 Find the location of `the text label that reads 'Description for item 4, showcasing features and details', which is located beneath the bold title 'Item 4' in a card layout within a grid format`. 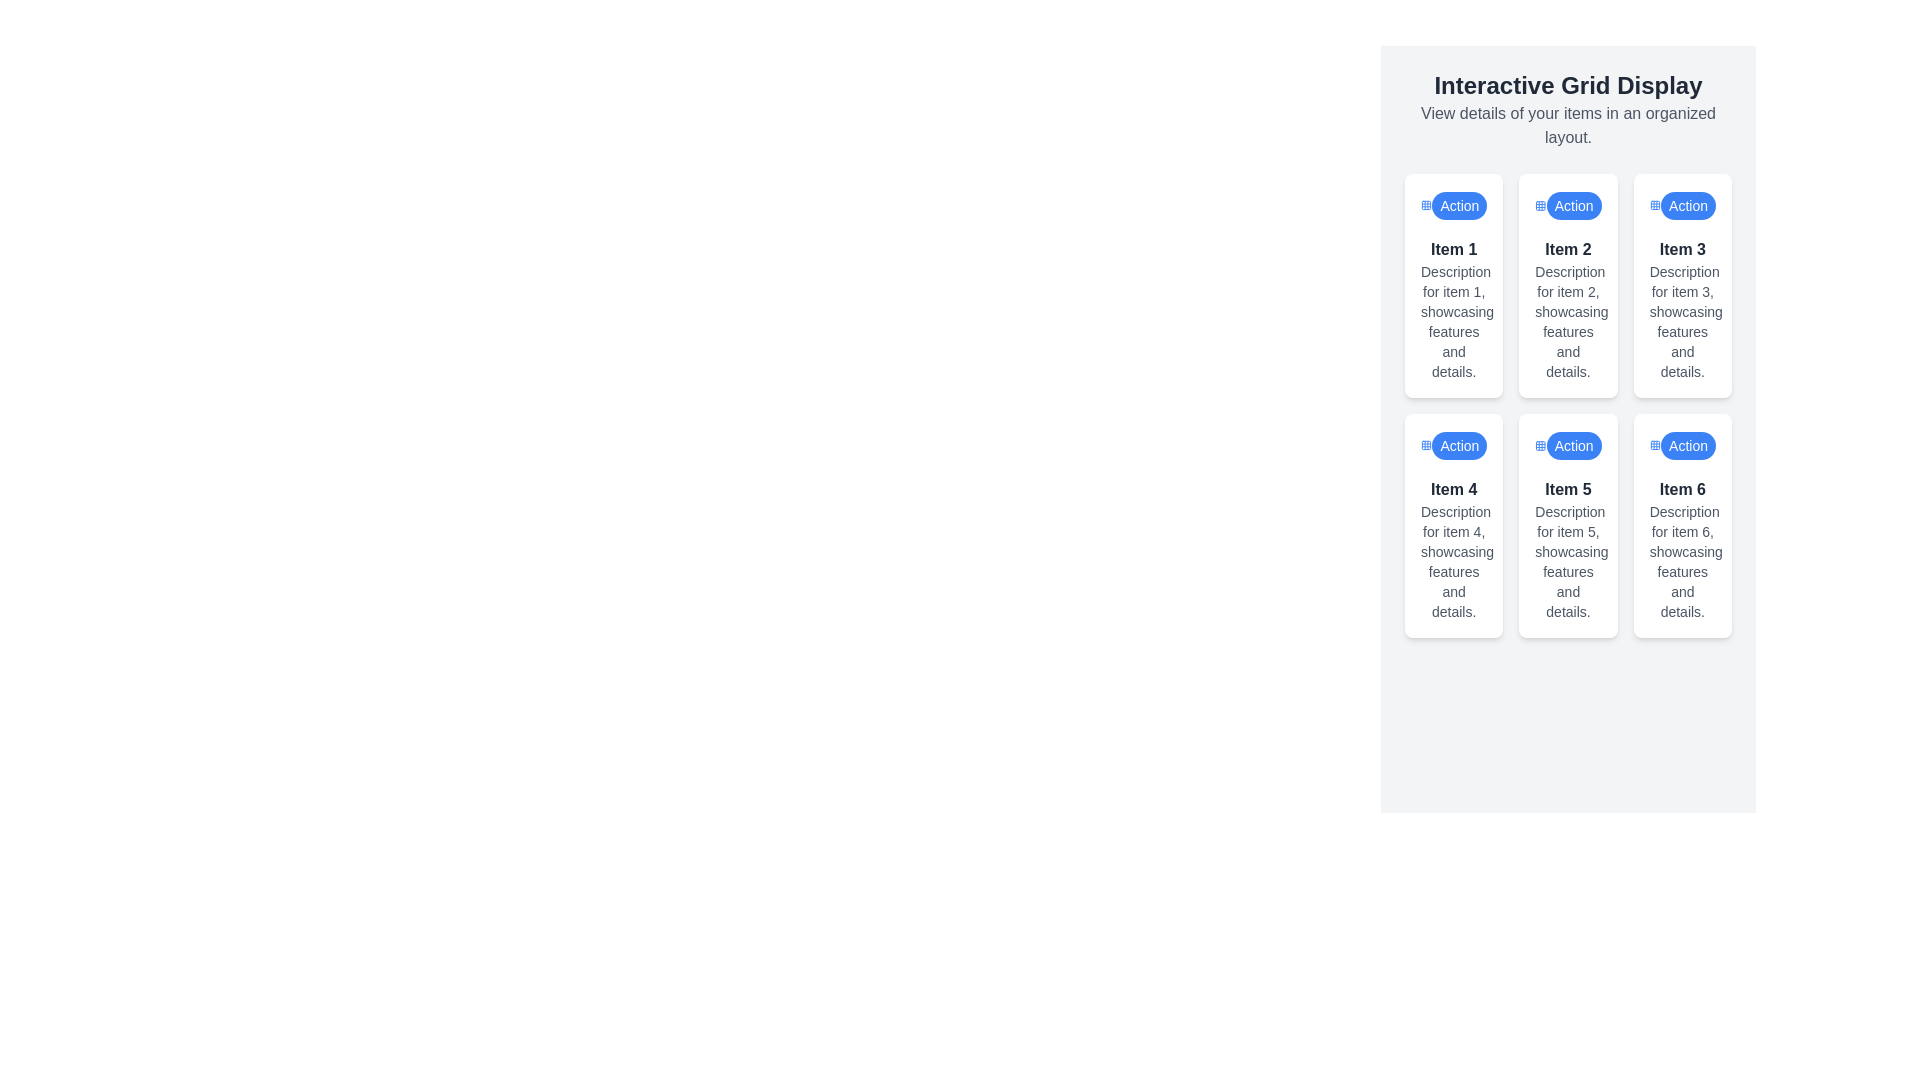

the text label that reads 'Description for item 4, showcasing features and details', which is located beneath the bold title 'Item 4' in a card layout within a grid format is located at coordinates (1454, 562).